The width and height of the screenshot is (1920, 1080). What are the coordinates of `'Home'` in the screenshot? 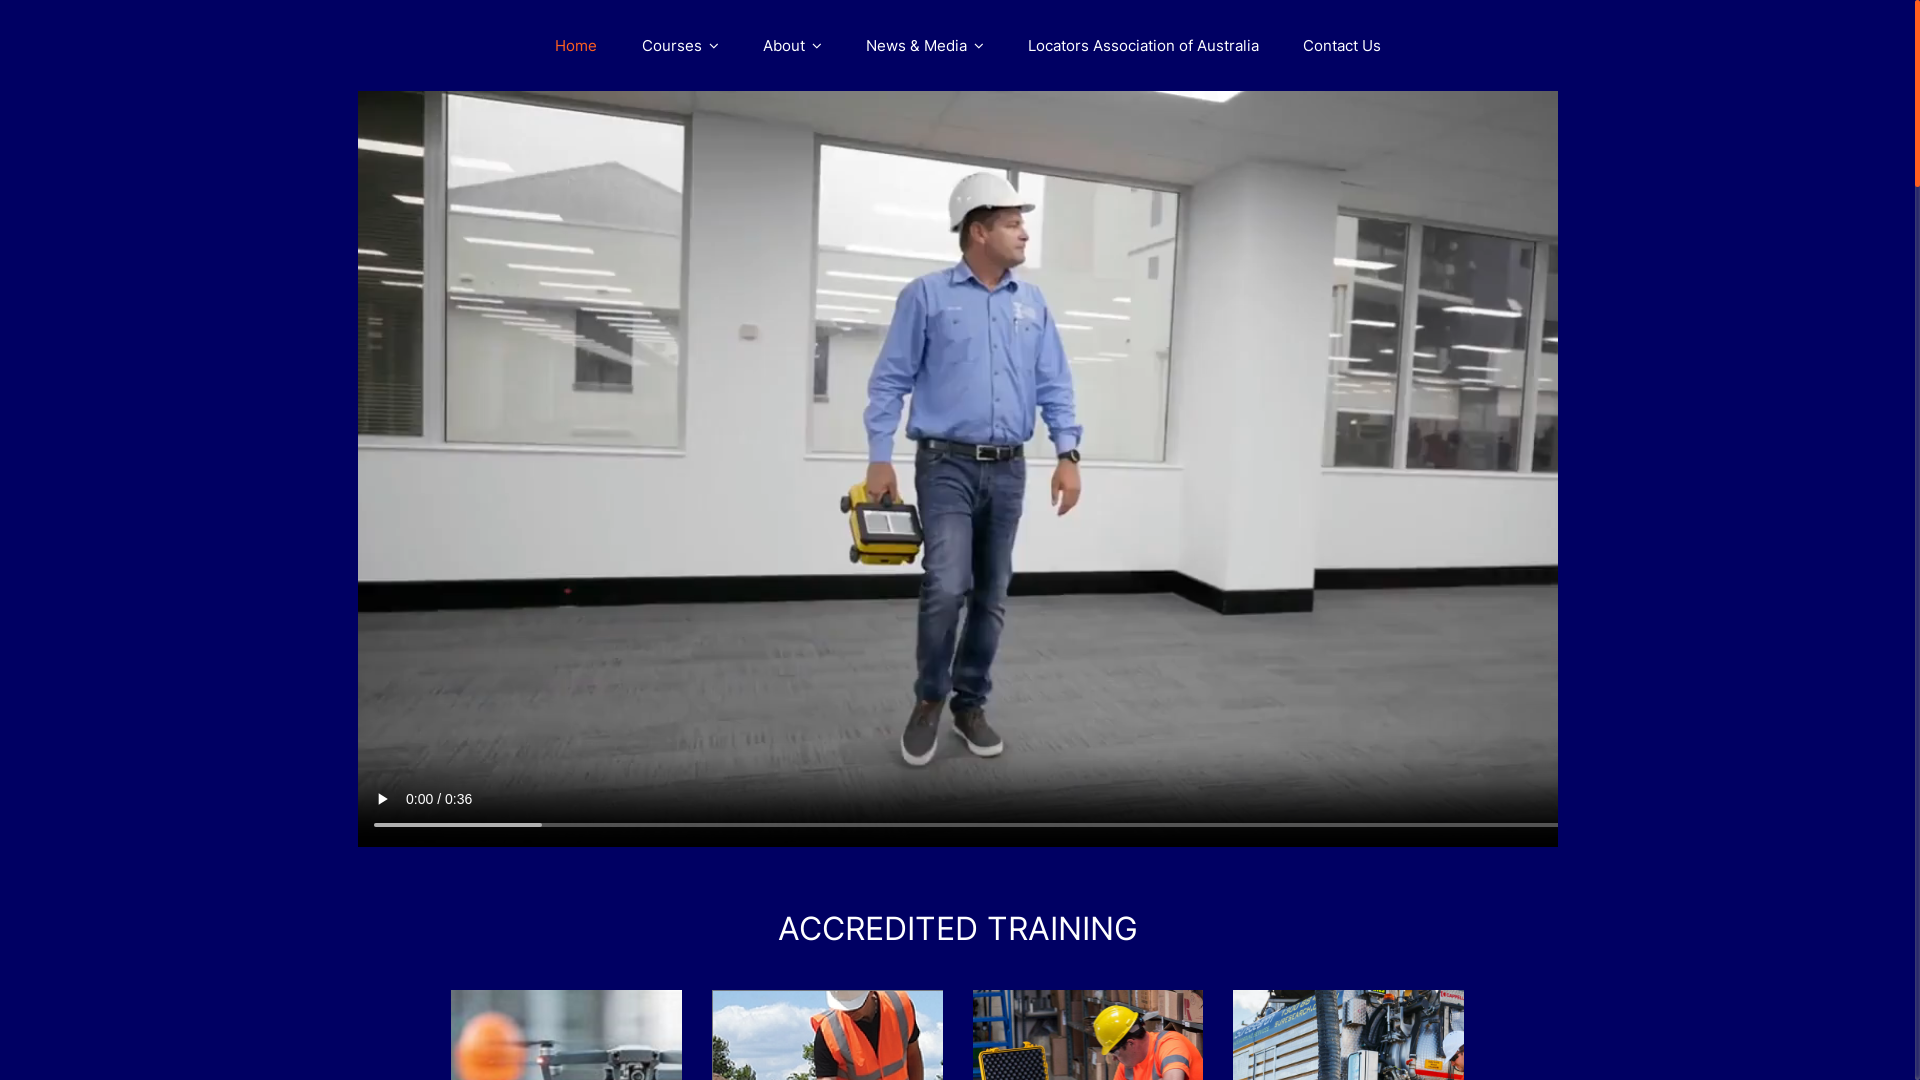 It's located at (574, 45).